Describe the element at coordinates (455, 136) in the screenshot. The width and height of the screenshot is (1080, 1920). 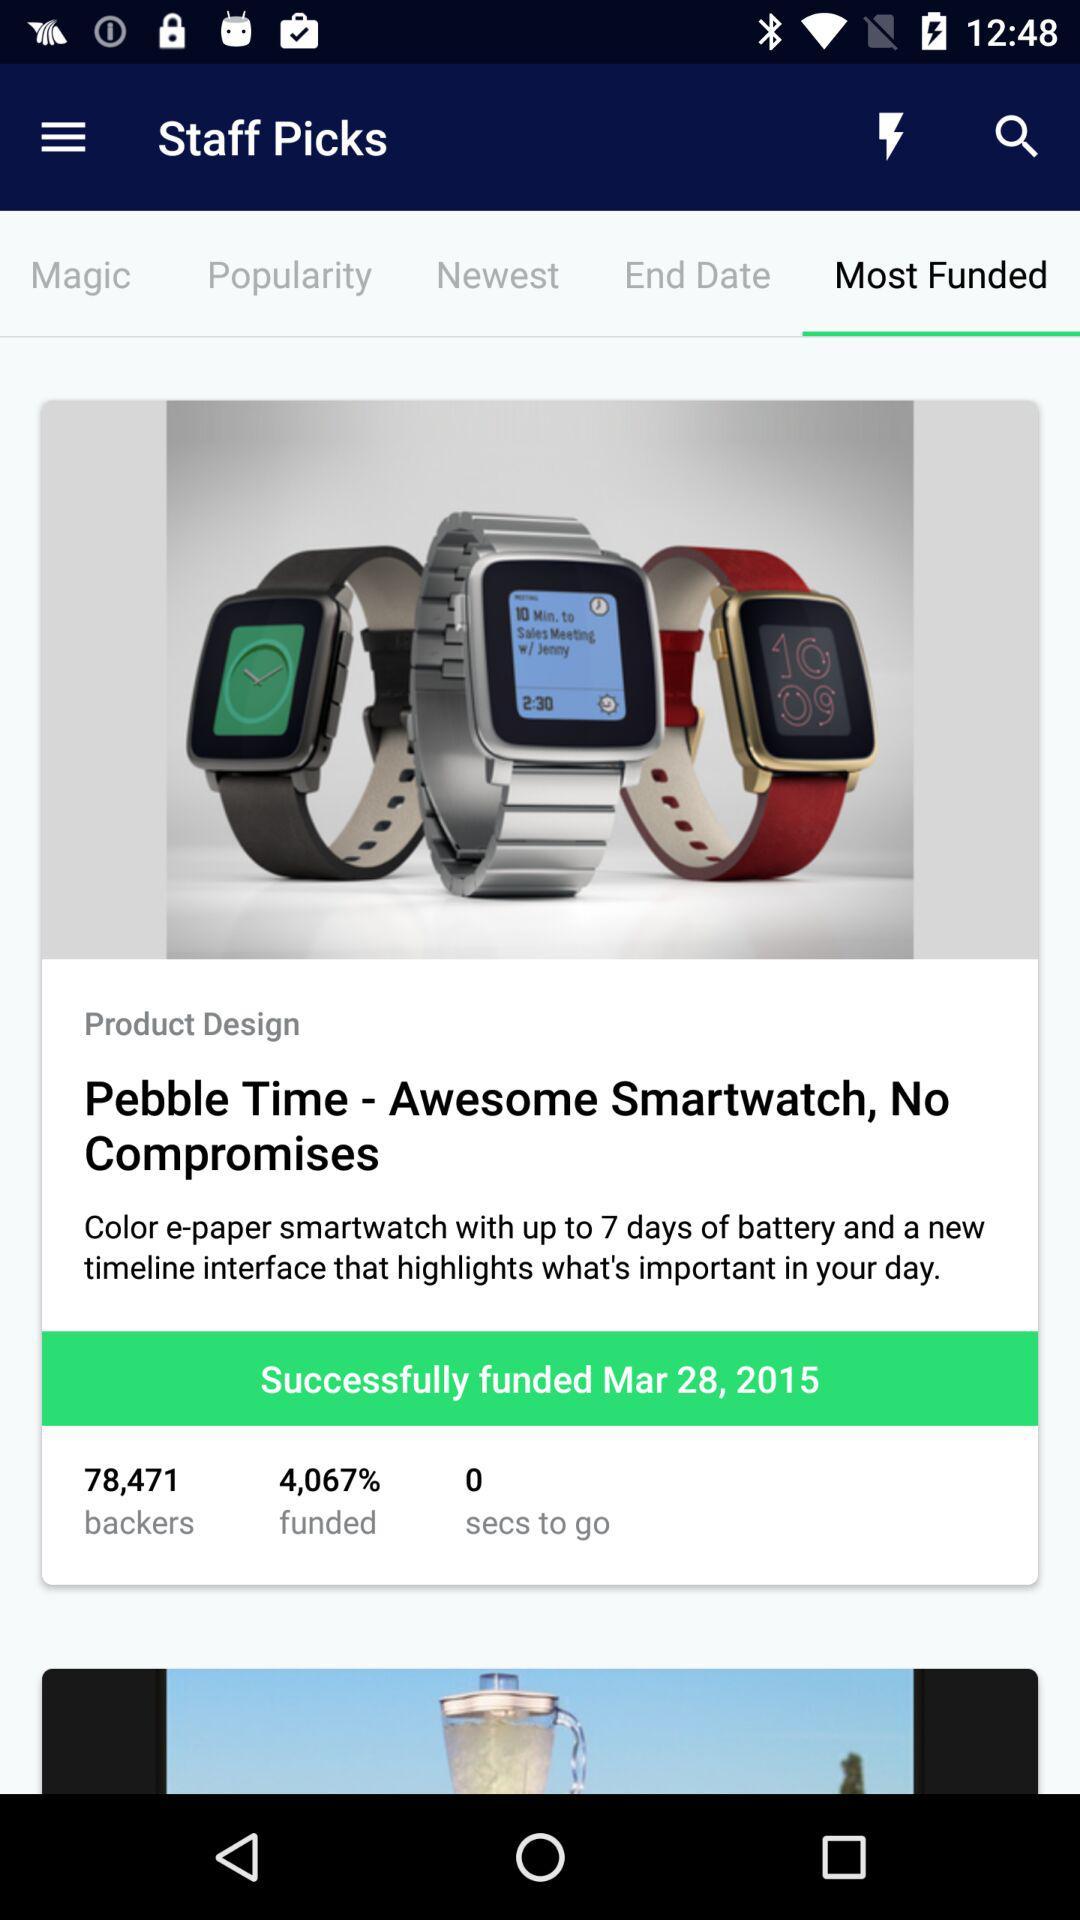
I see `the item above the magic` at that location.